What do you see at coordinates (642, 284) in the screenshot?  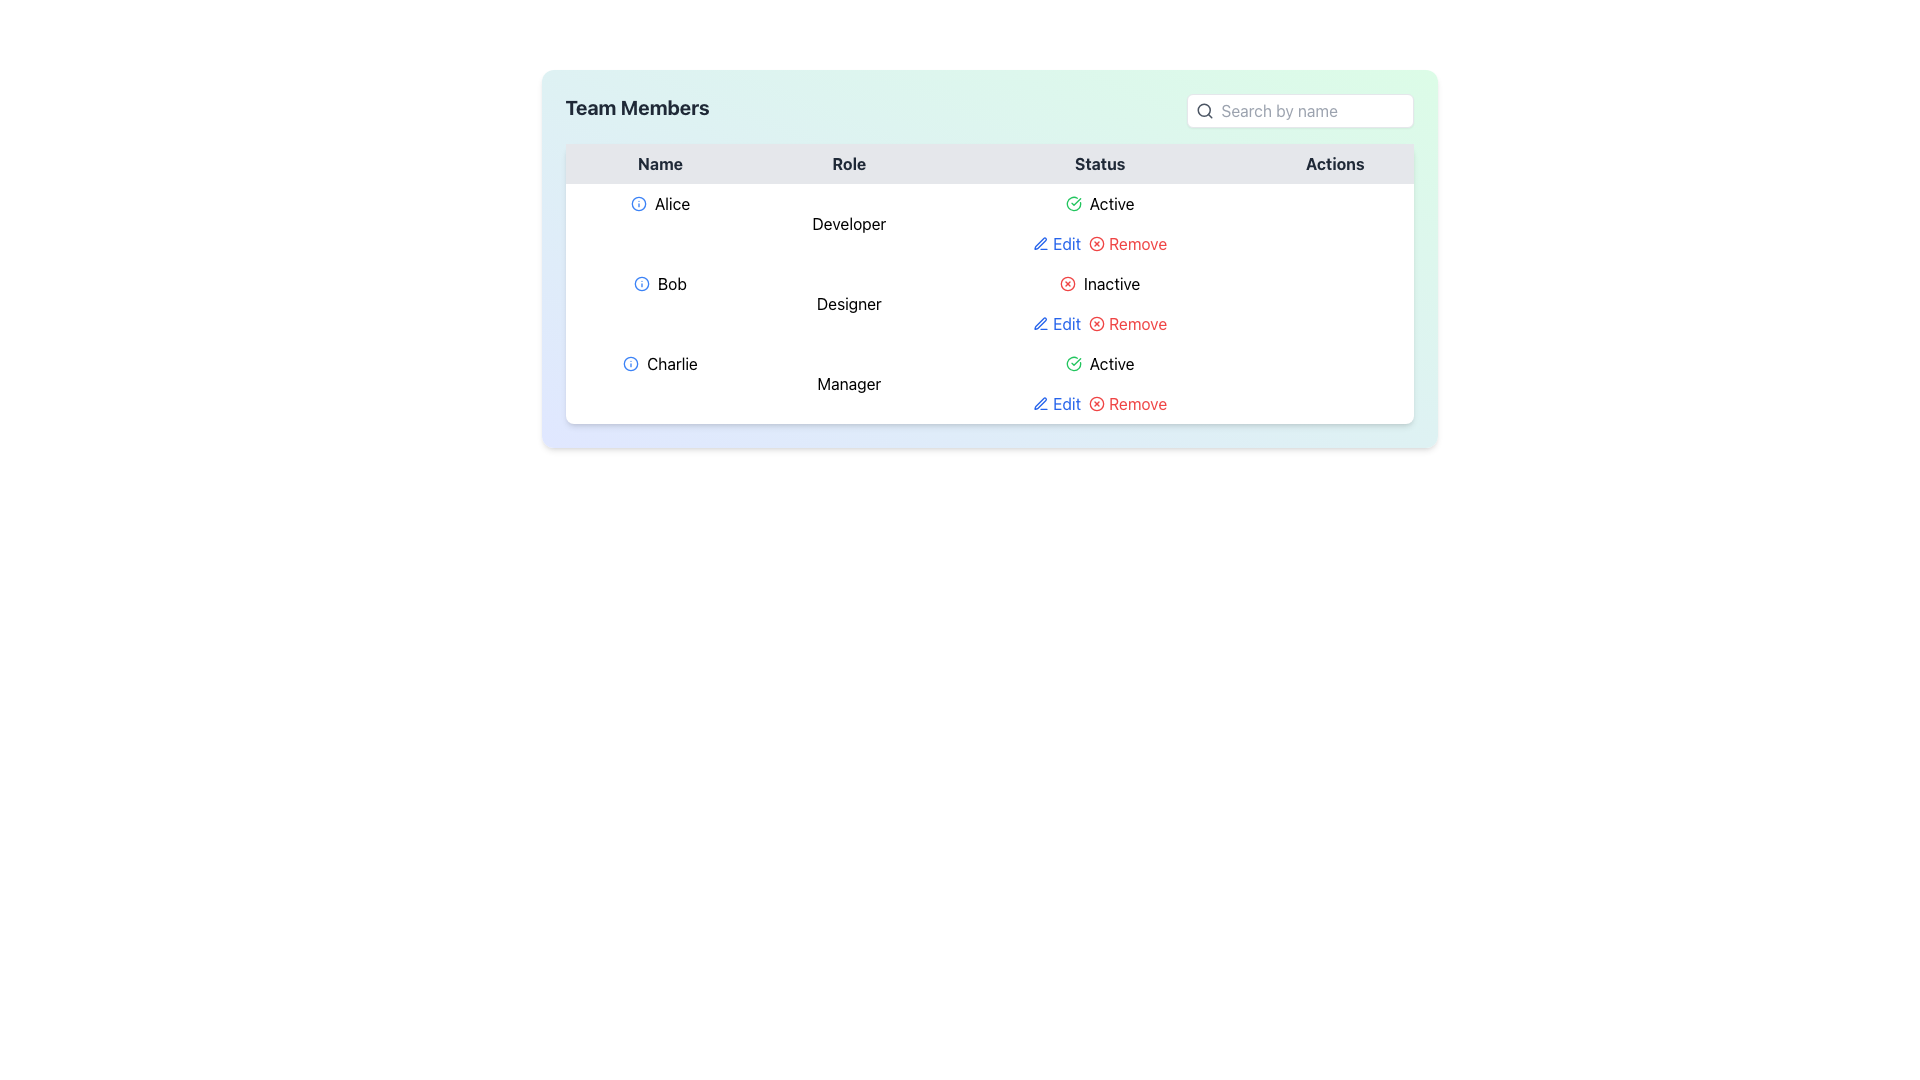 I see `the small circular filled blue icon with a white question mark at the center, located in the first column under the header 'Name' corresponding to the team member named 'Bob'` at bounding box center [642, 284].